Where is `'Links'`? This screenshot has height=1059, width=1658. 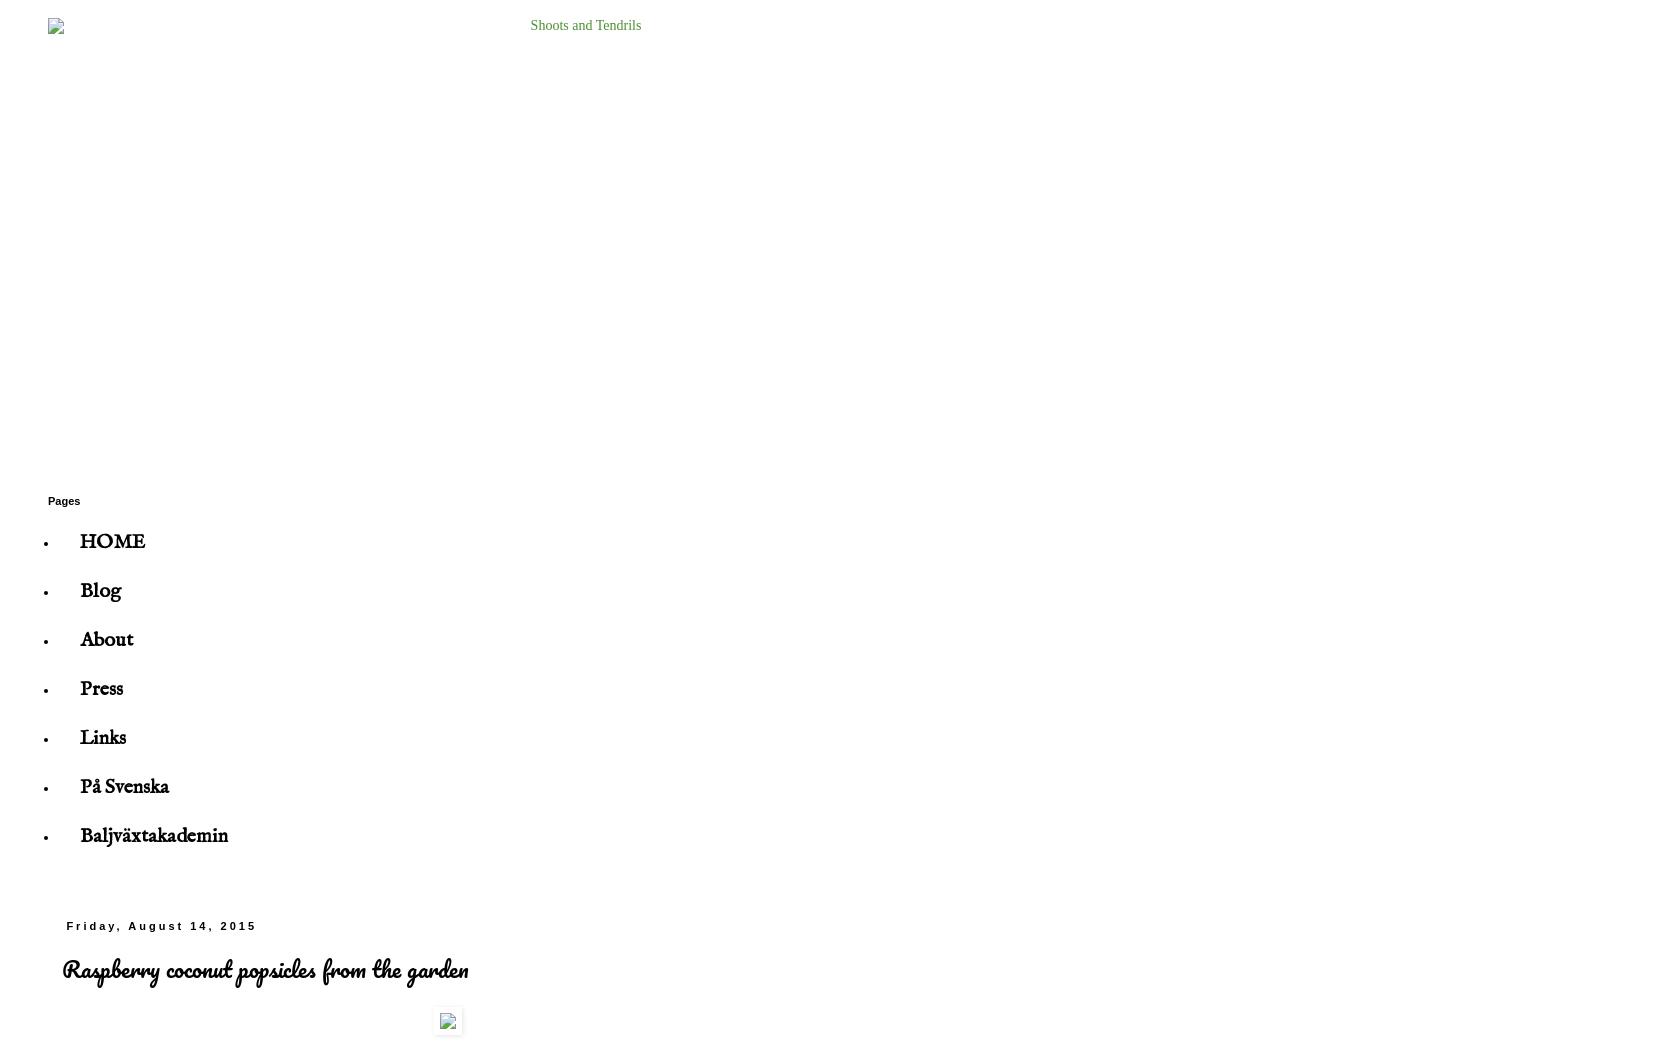
'Links' is located at coordinates (101, 738).